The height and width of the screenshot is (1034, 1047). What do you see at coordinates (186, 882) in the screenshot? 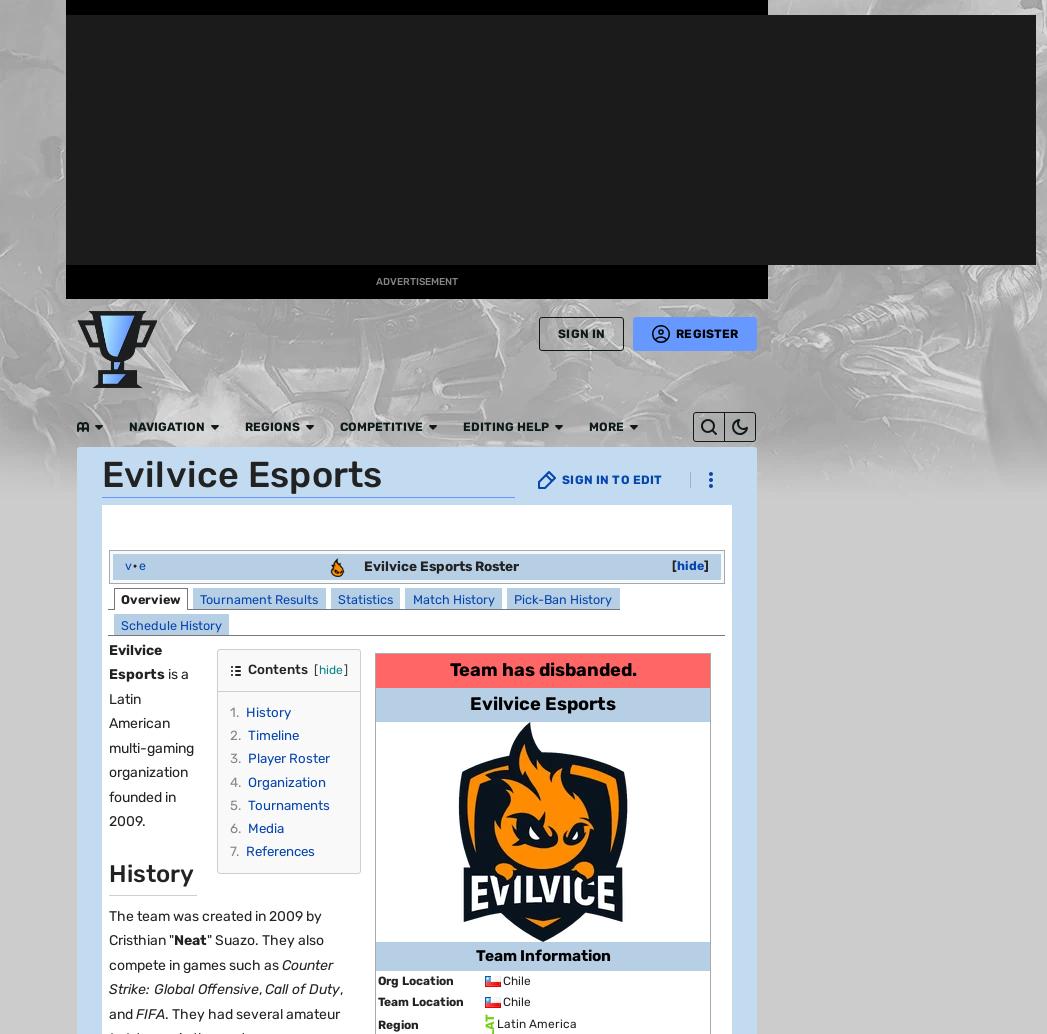
I see `'T1'` at bounding box center [186, 882].